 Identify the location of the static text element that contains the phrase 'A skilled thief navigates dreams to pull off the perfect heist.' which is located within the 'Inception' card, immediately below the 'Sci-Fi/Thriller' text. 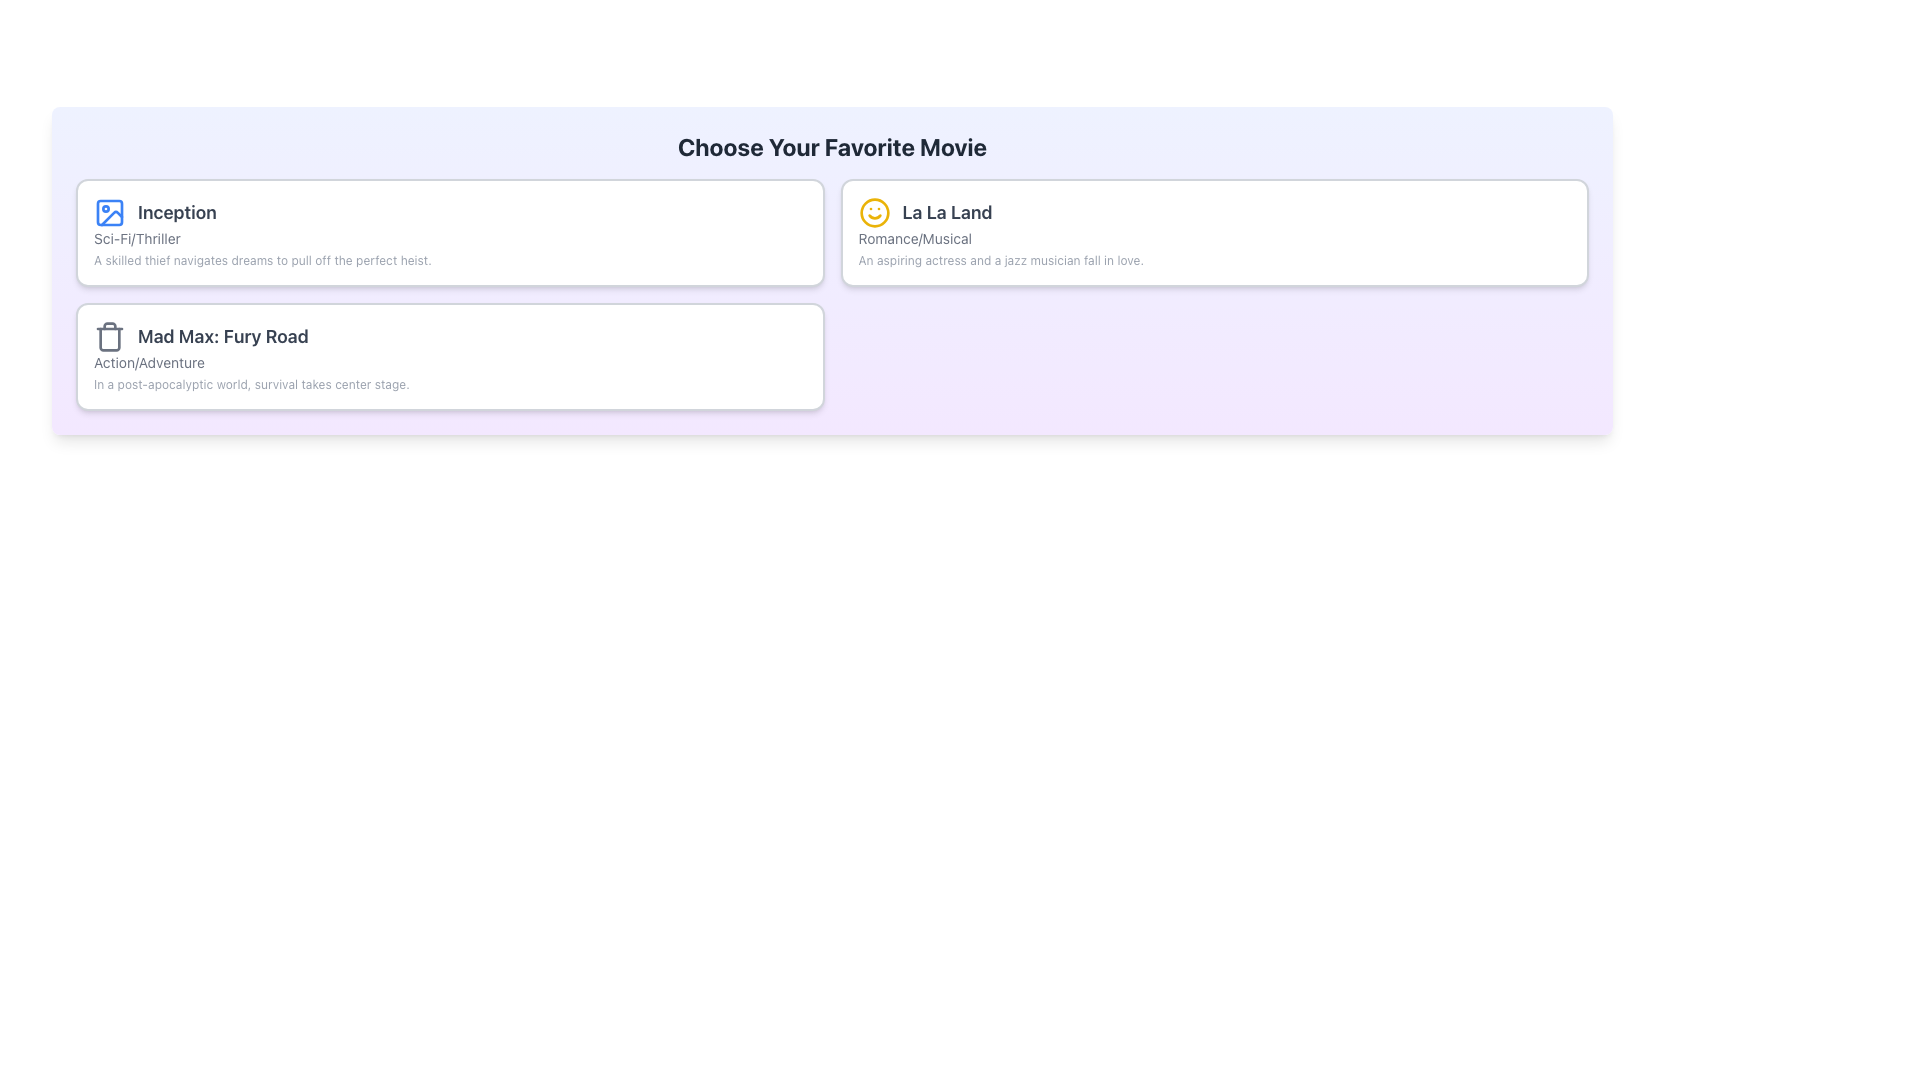
(261, 260).